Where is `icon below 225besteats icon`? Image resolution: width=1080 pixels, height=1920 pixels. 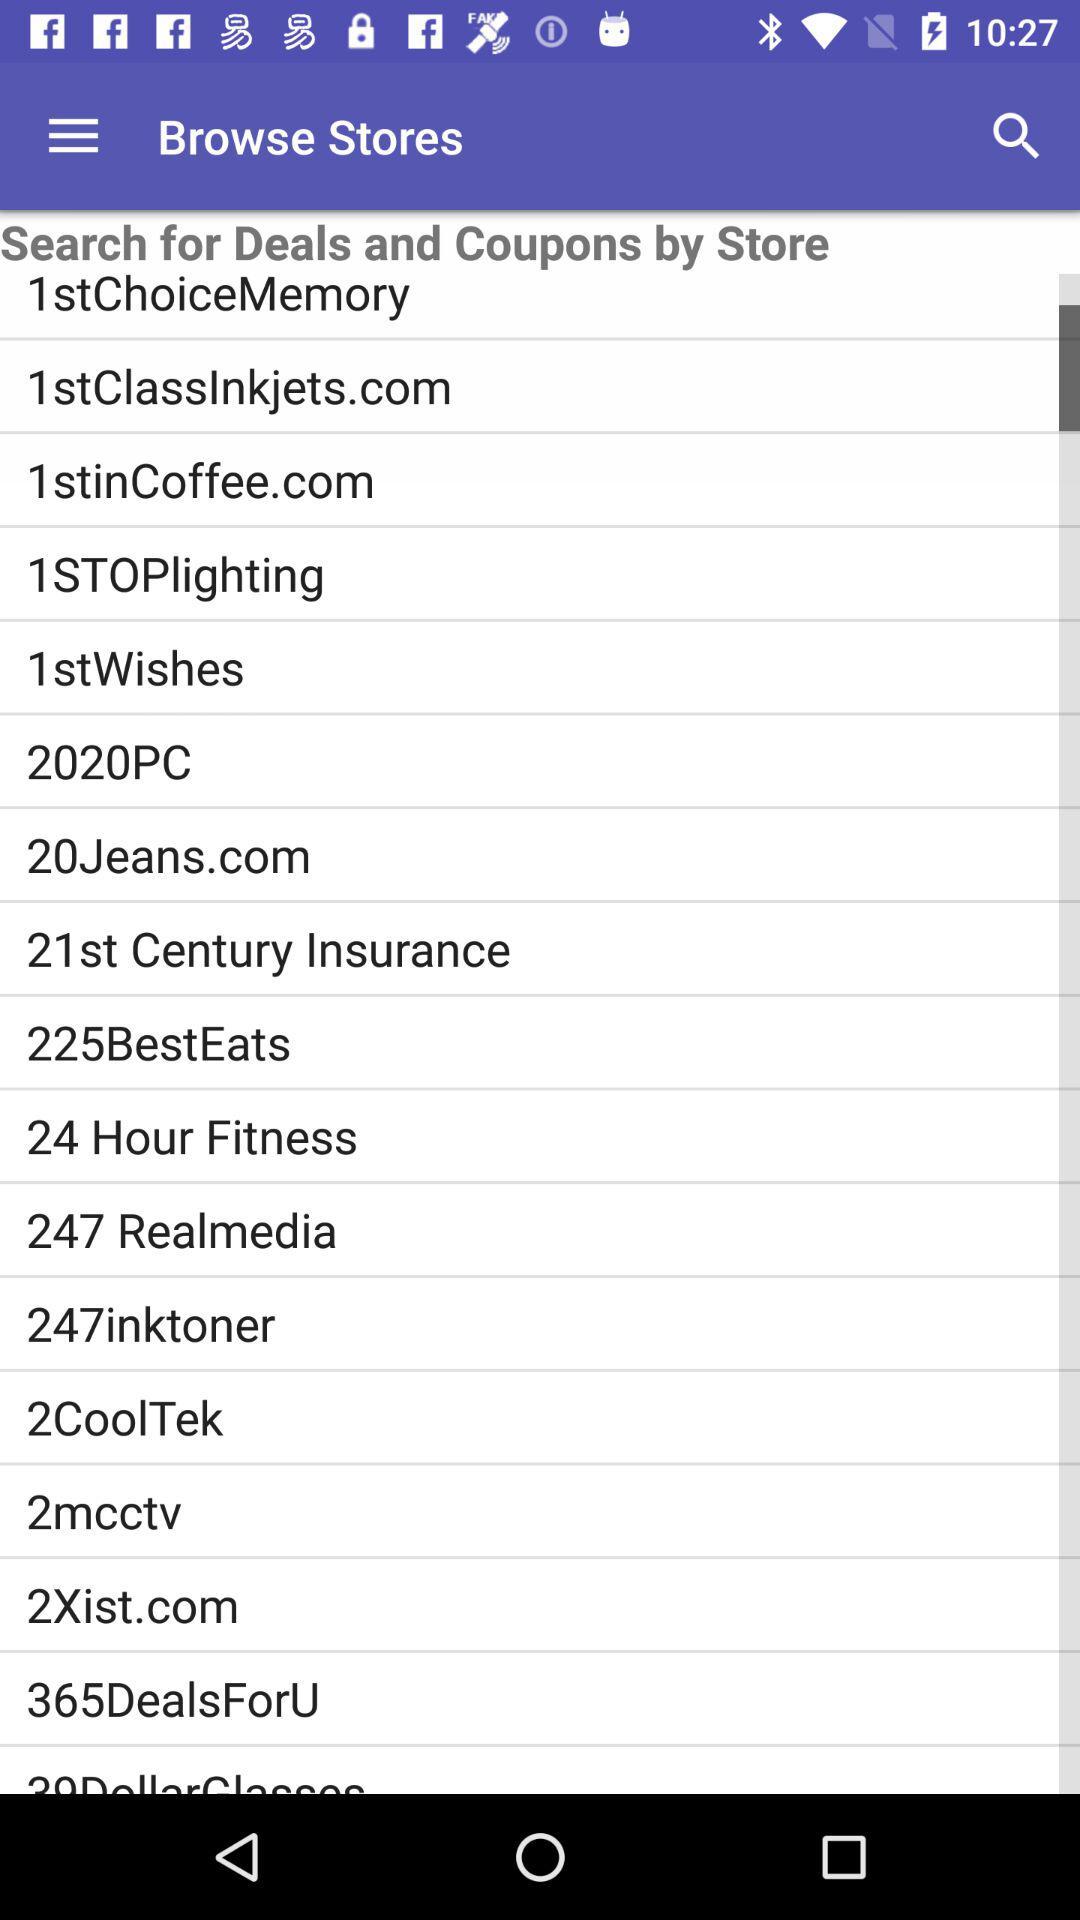 icon below 225besteats icon is located at coordinates (553, 1135).